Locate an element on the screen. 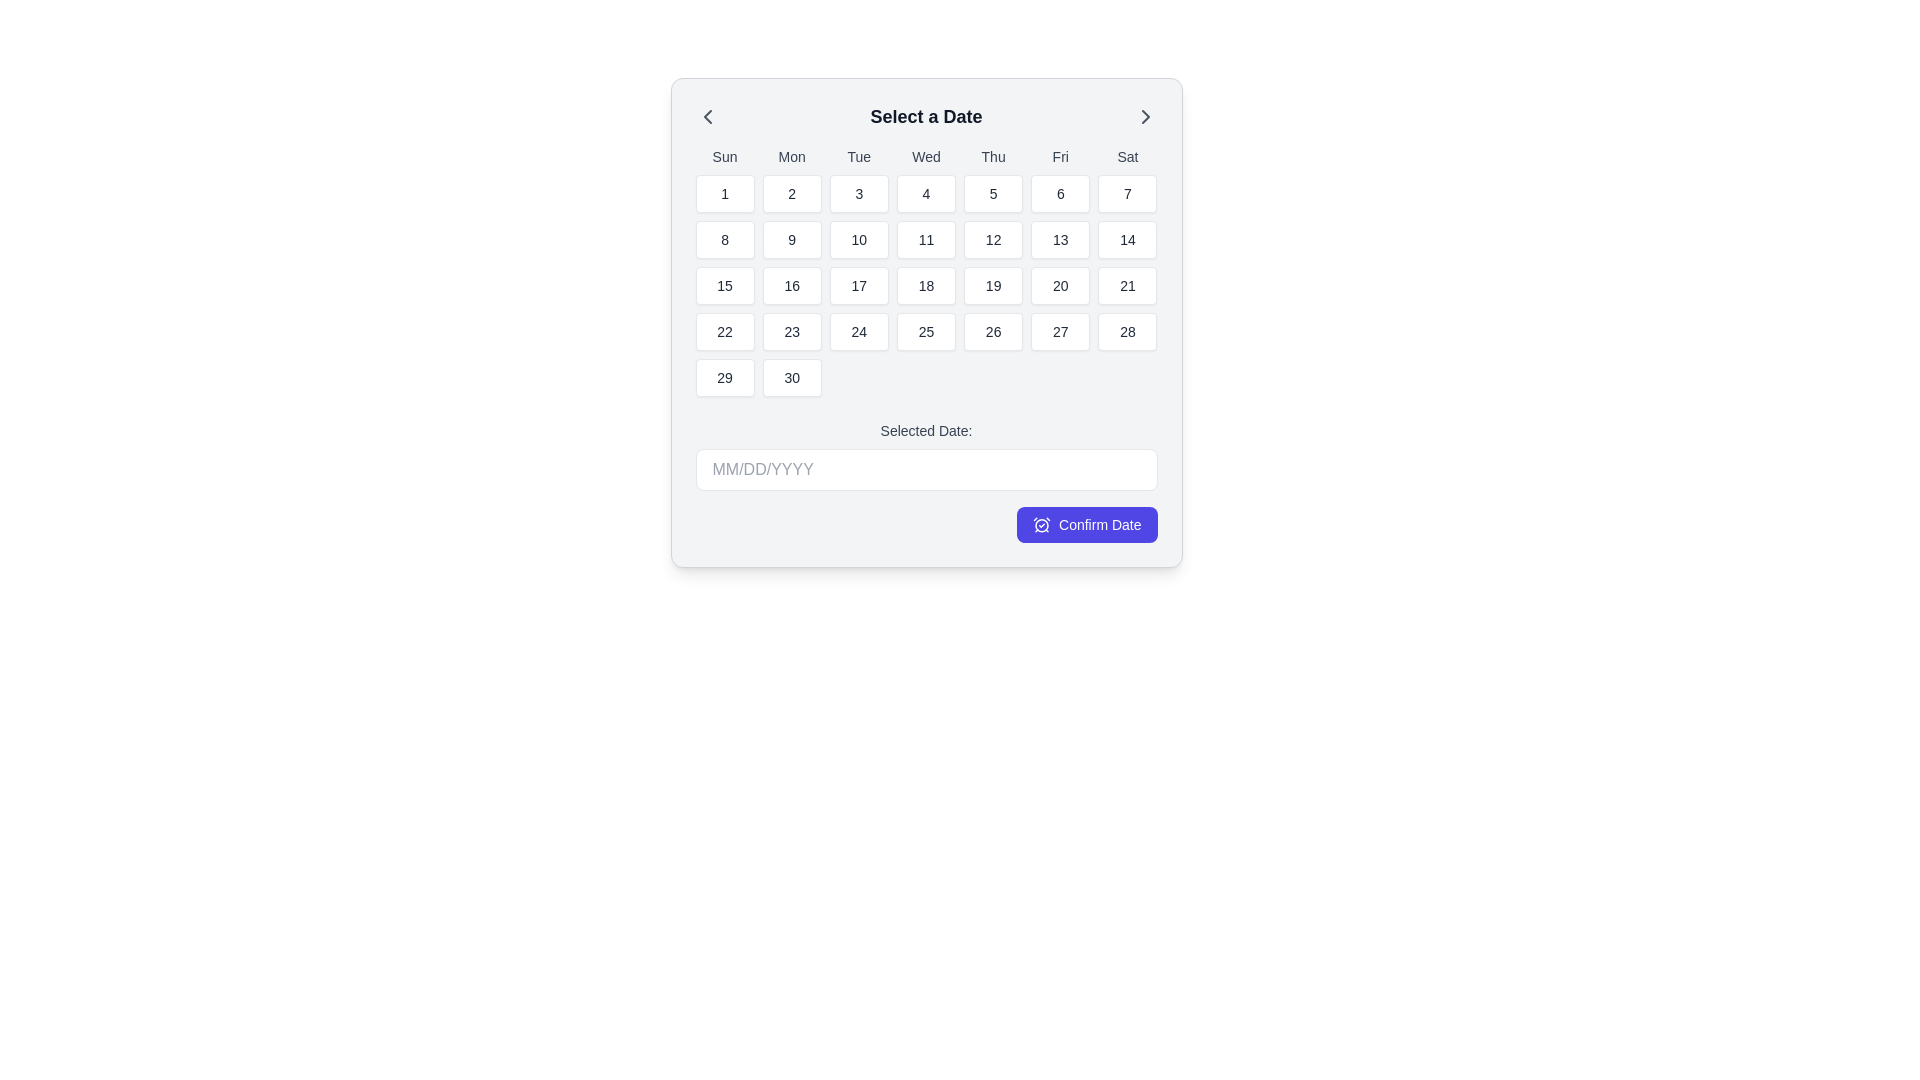 The width and height of the screenshot is (1920, 1080). the date selection button located in the calendar section, specifically in the fifth row and fifth column of the grid is located at coordinates (993, 330).